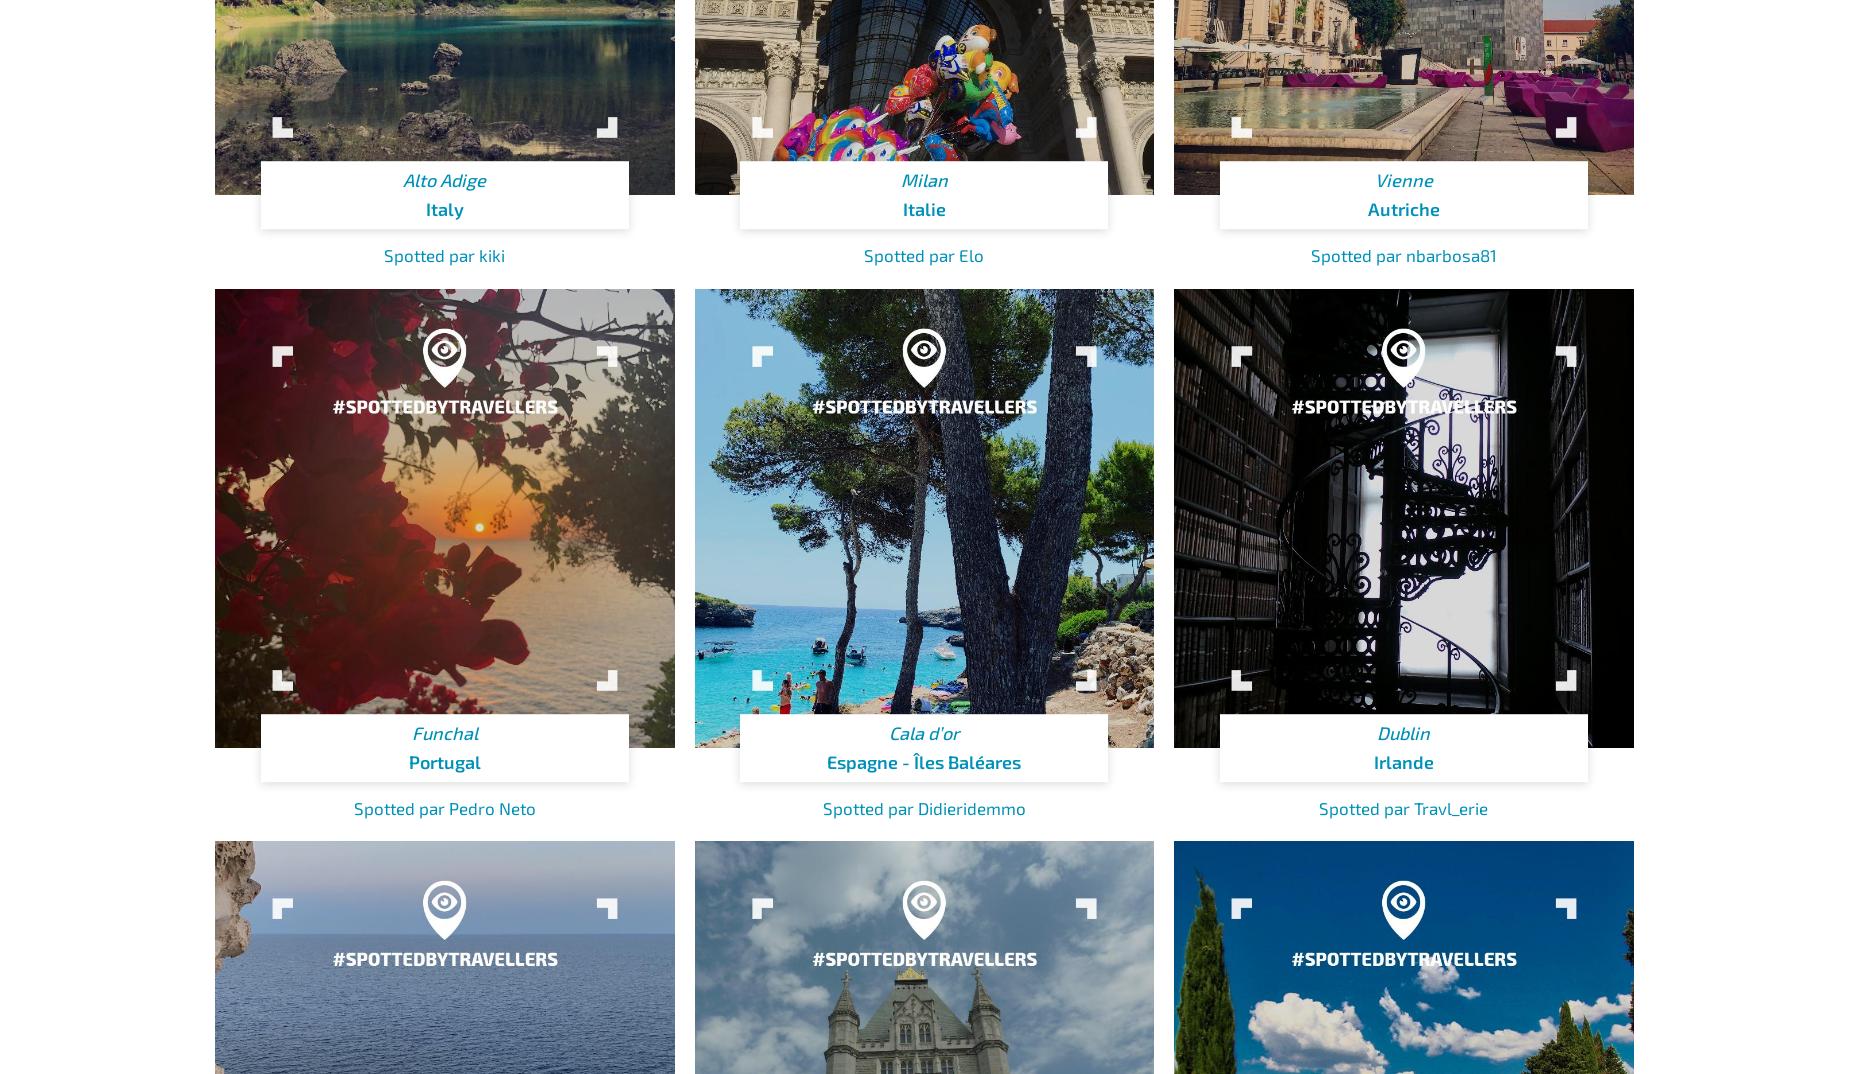 This screenshot has width=1850, height=1074. I want to click on 'Espagne - Îles Baléares', so click(924, 761).